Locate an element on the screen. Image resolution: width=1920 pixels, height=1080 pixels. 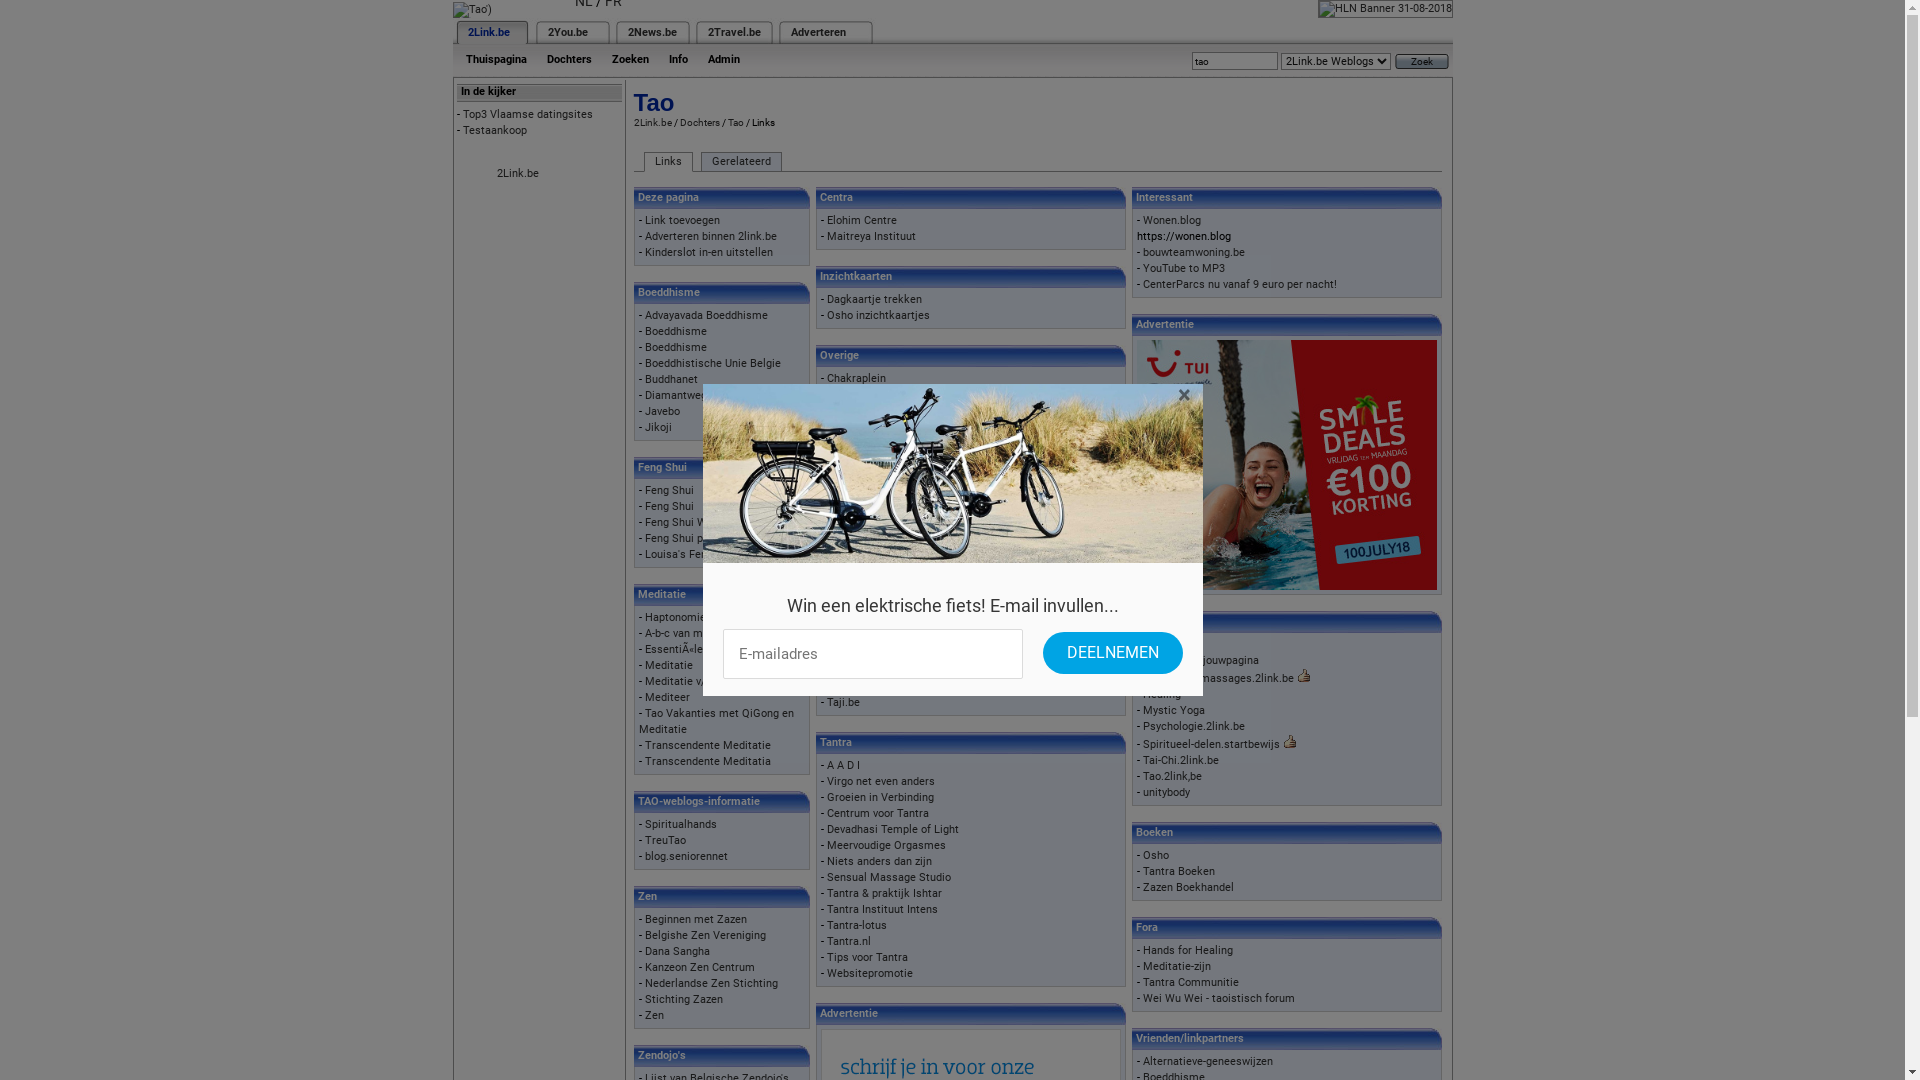
'Mediteer' is located at coordinates (666, 696).